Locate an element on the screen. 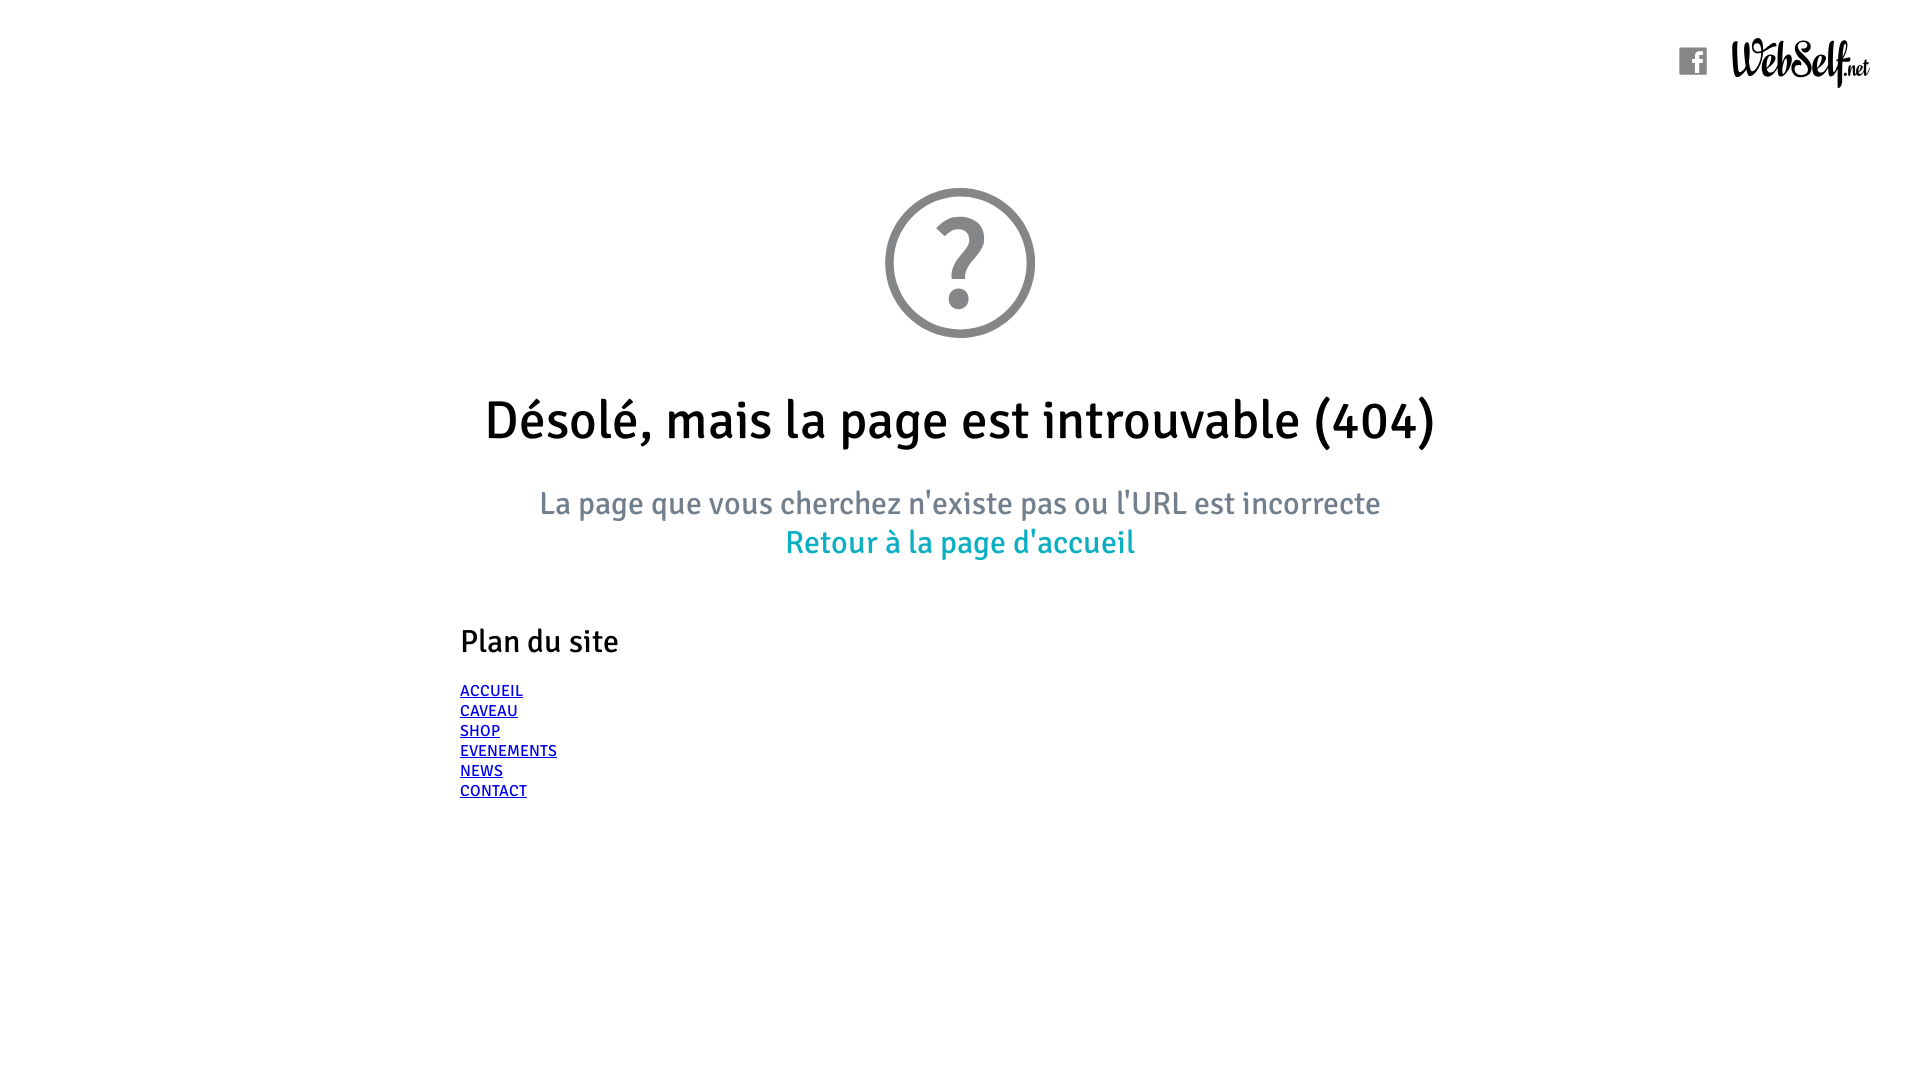 This screenshot has height=1080, width=1920. 'NEWS' is located at coordinates (481, 770).